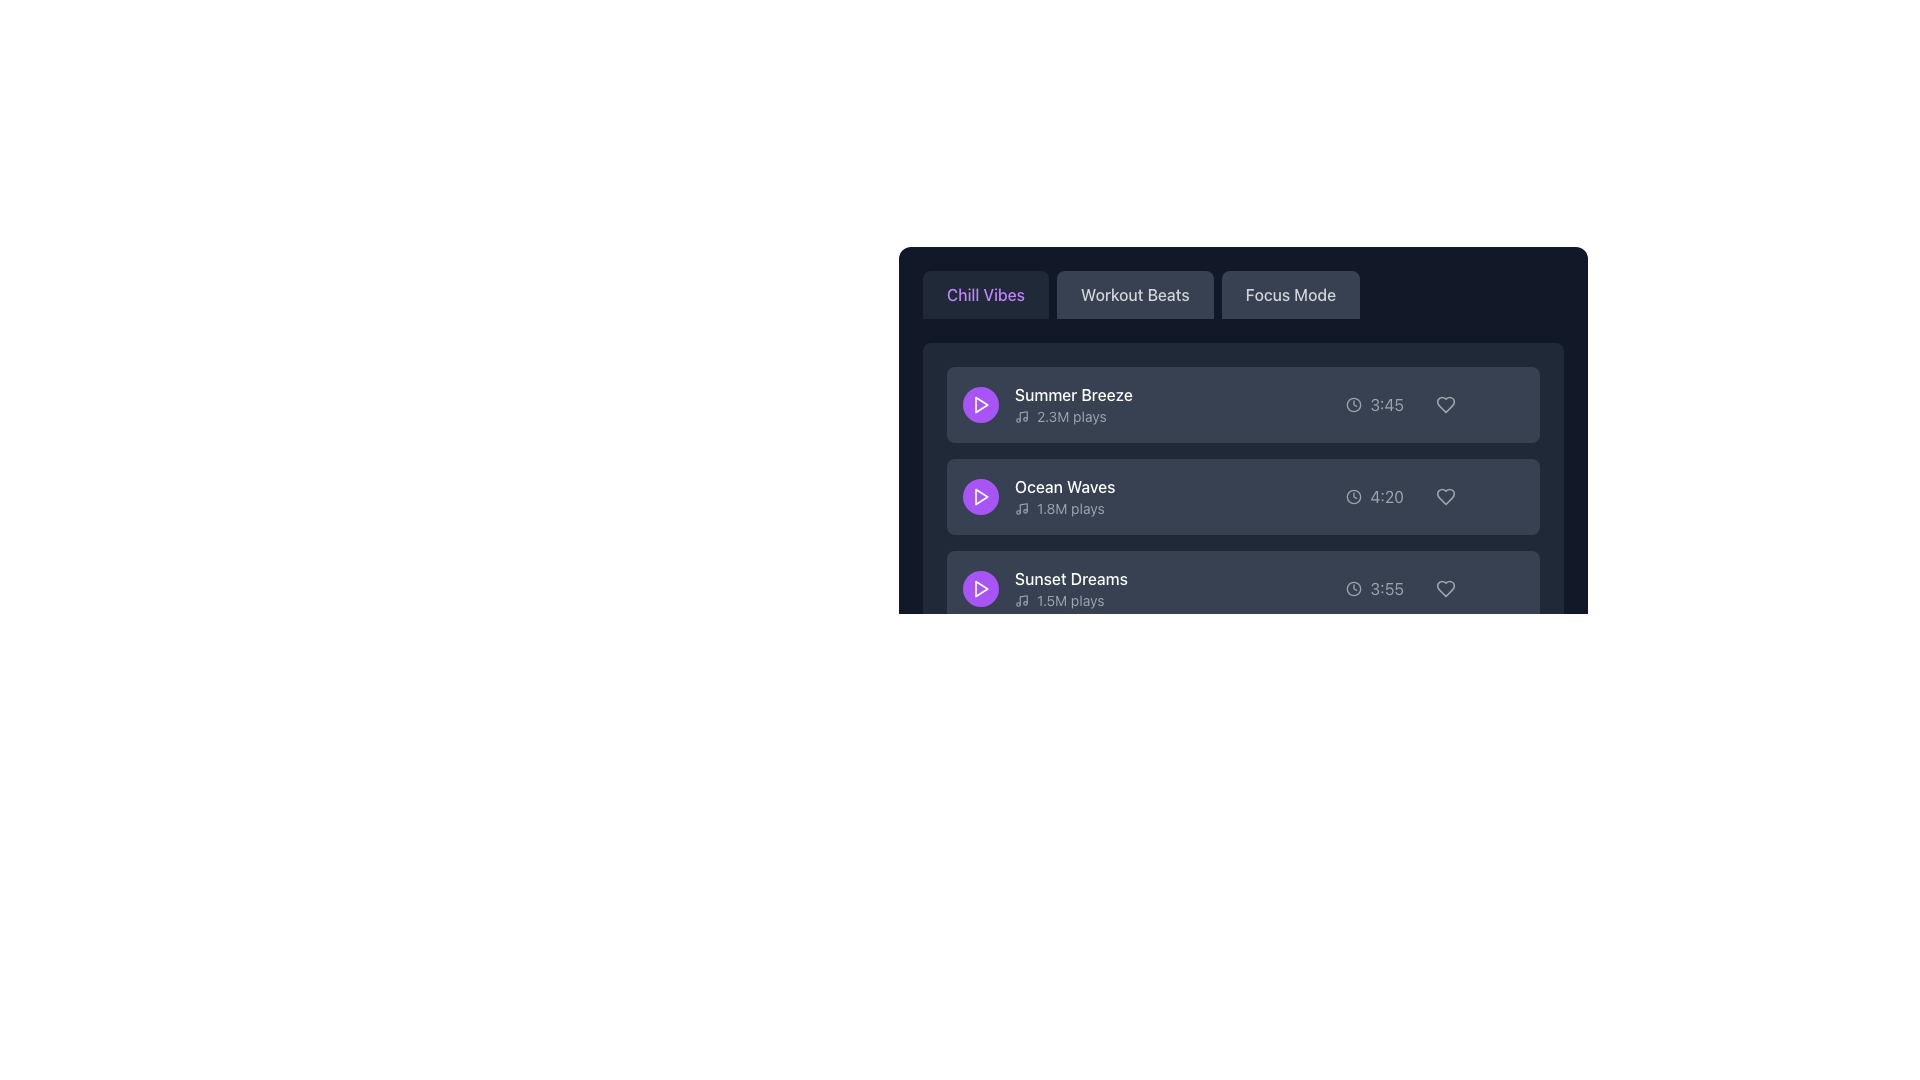 The image size is (1920, 1080). I want to click on the text label displaying 'Ocean Waves', so click(1039, 496).